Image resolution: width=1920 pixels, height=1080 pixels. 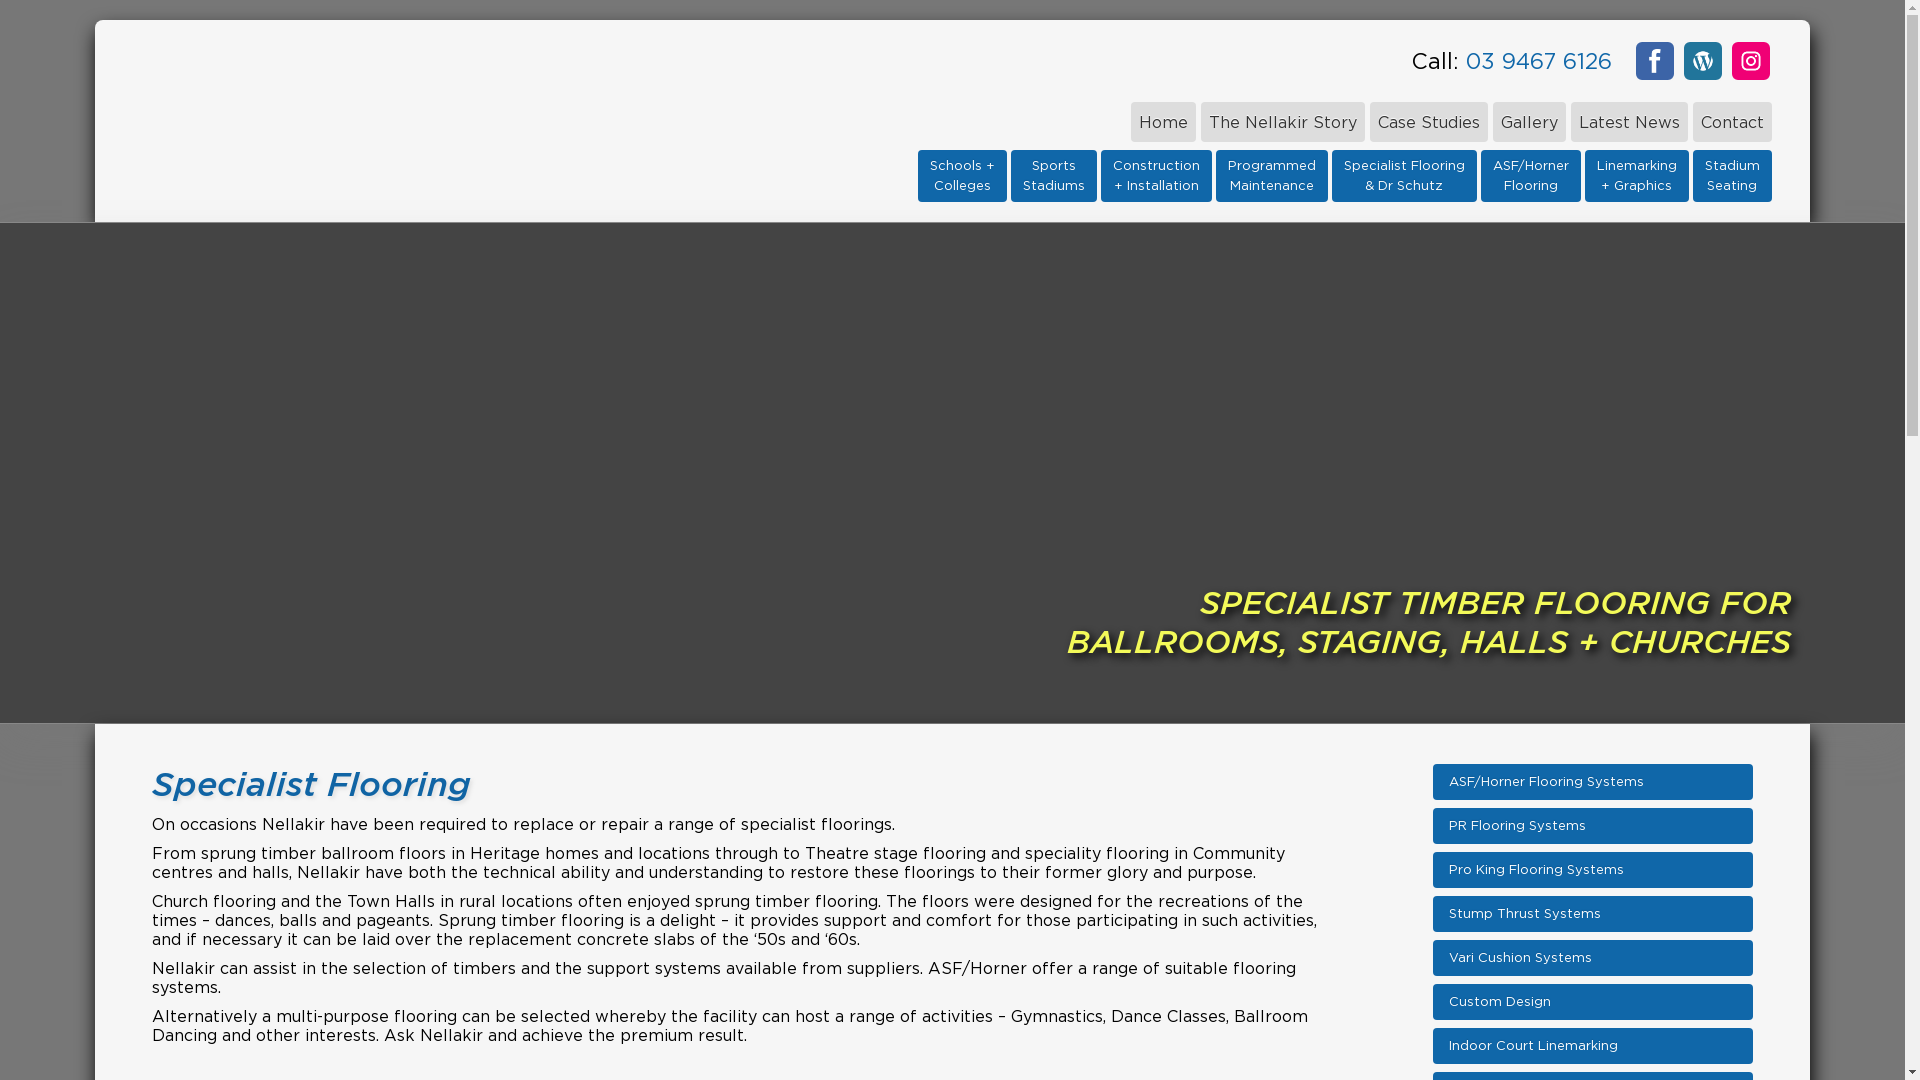 What do you see at coordinates (1163, 122) in the screenshot?
I see `'Home'` at bounding box center [1163, 122].